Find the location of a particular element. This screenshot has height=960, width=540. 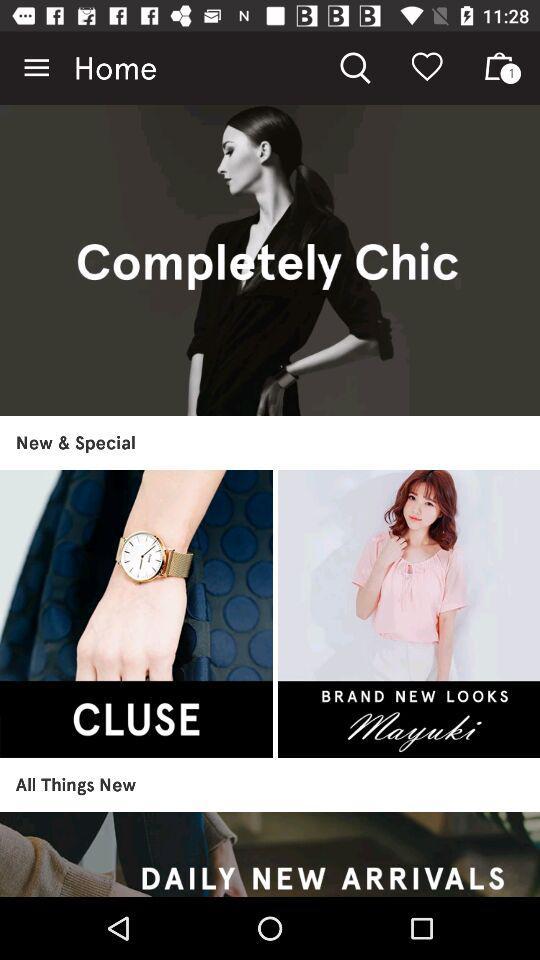

the icon to the left of the home item is located at coordinates (36, 68).